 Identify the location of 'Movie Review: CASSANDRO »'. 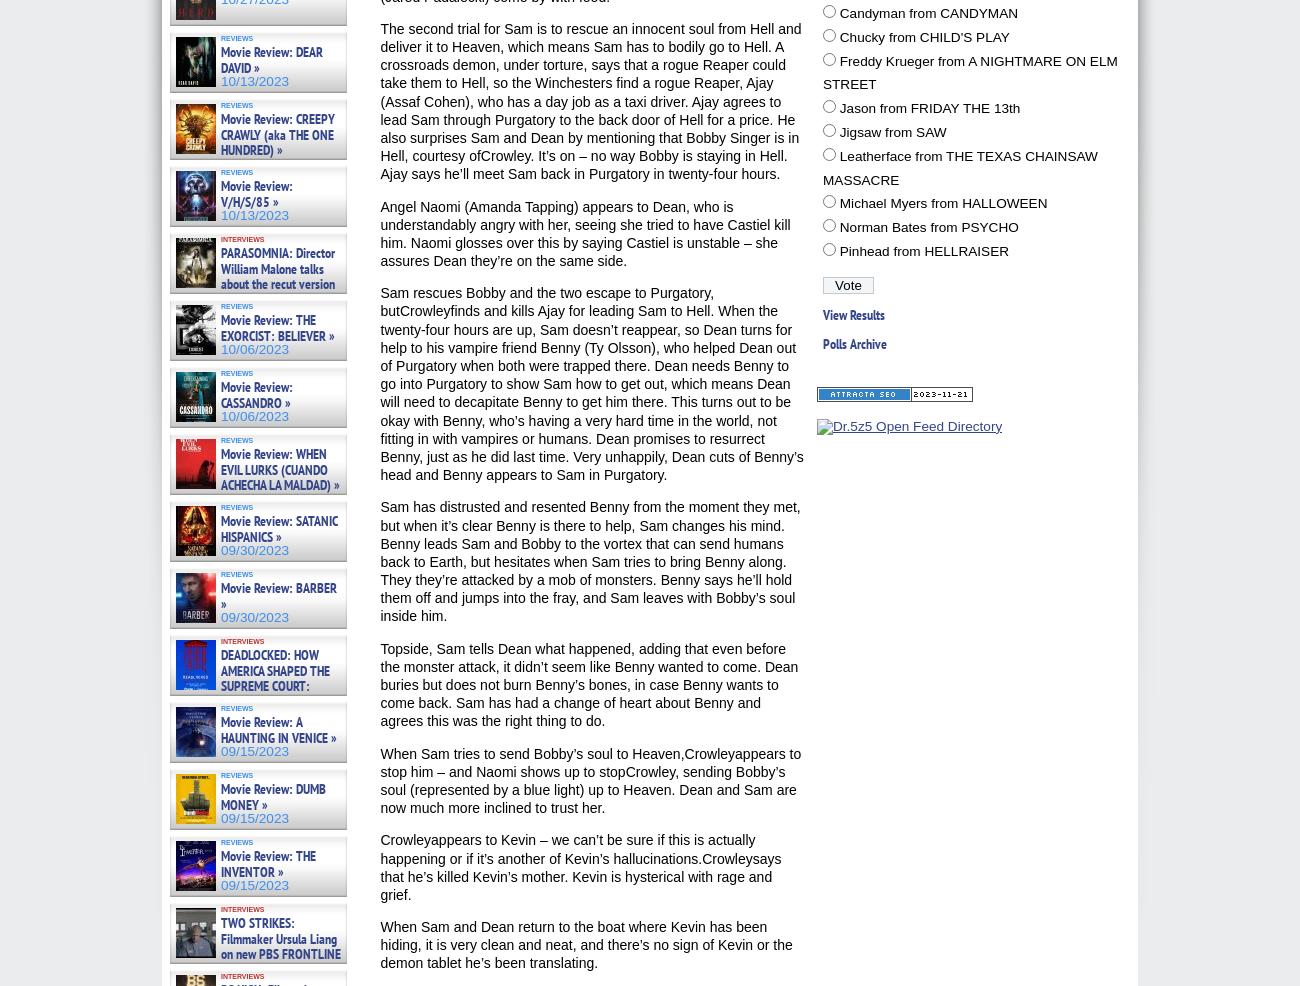
(256, 393).